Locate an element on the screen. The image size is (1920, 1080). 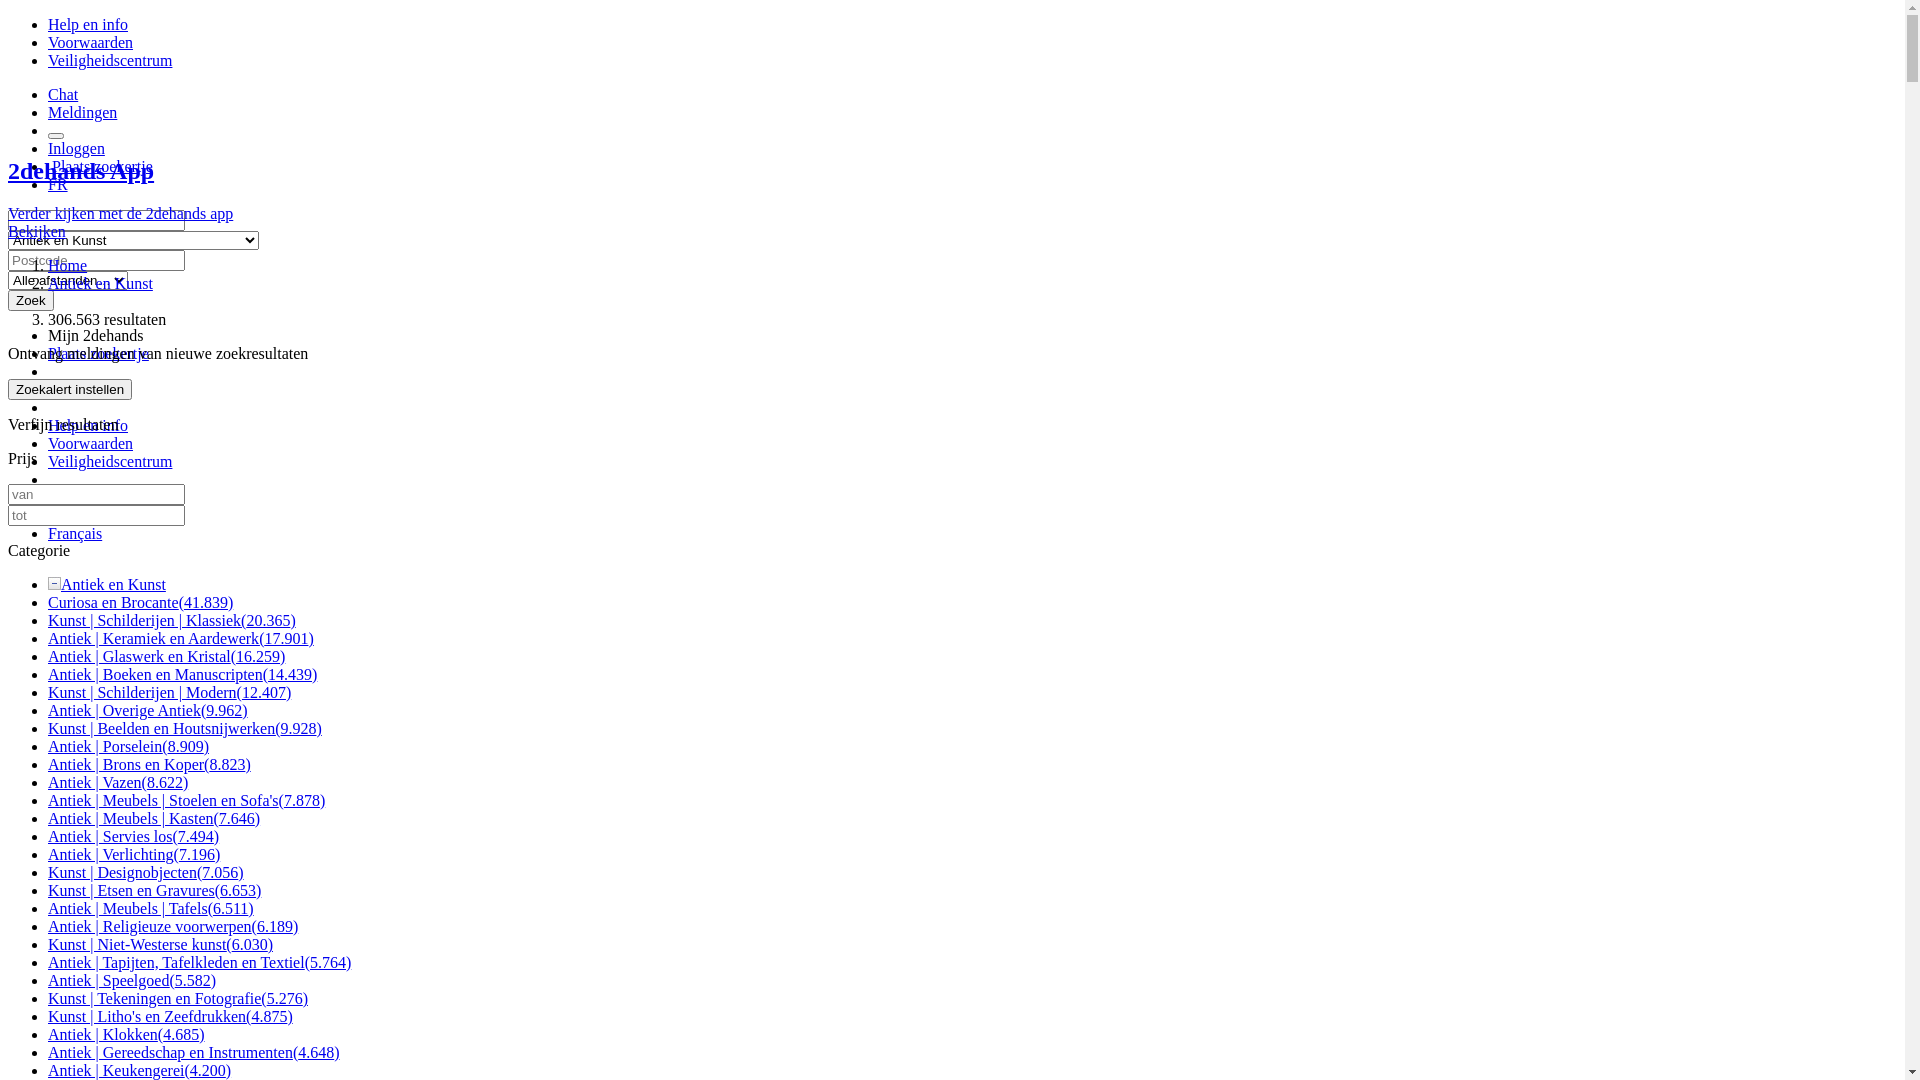
'Antiek | Verlichting(7.196)' is located at coordinates (133, 854).